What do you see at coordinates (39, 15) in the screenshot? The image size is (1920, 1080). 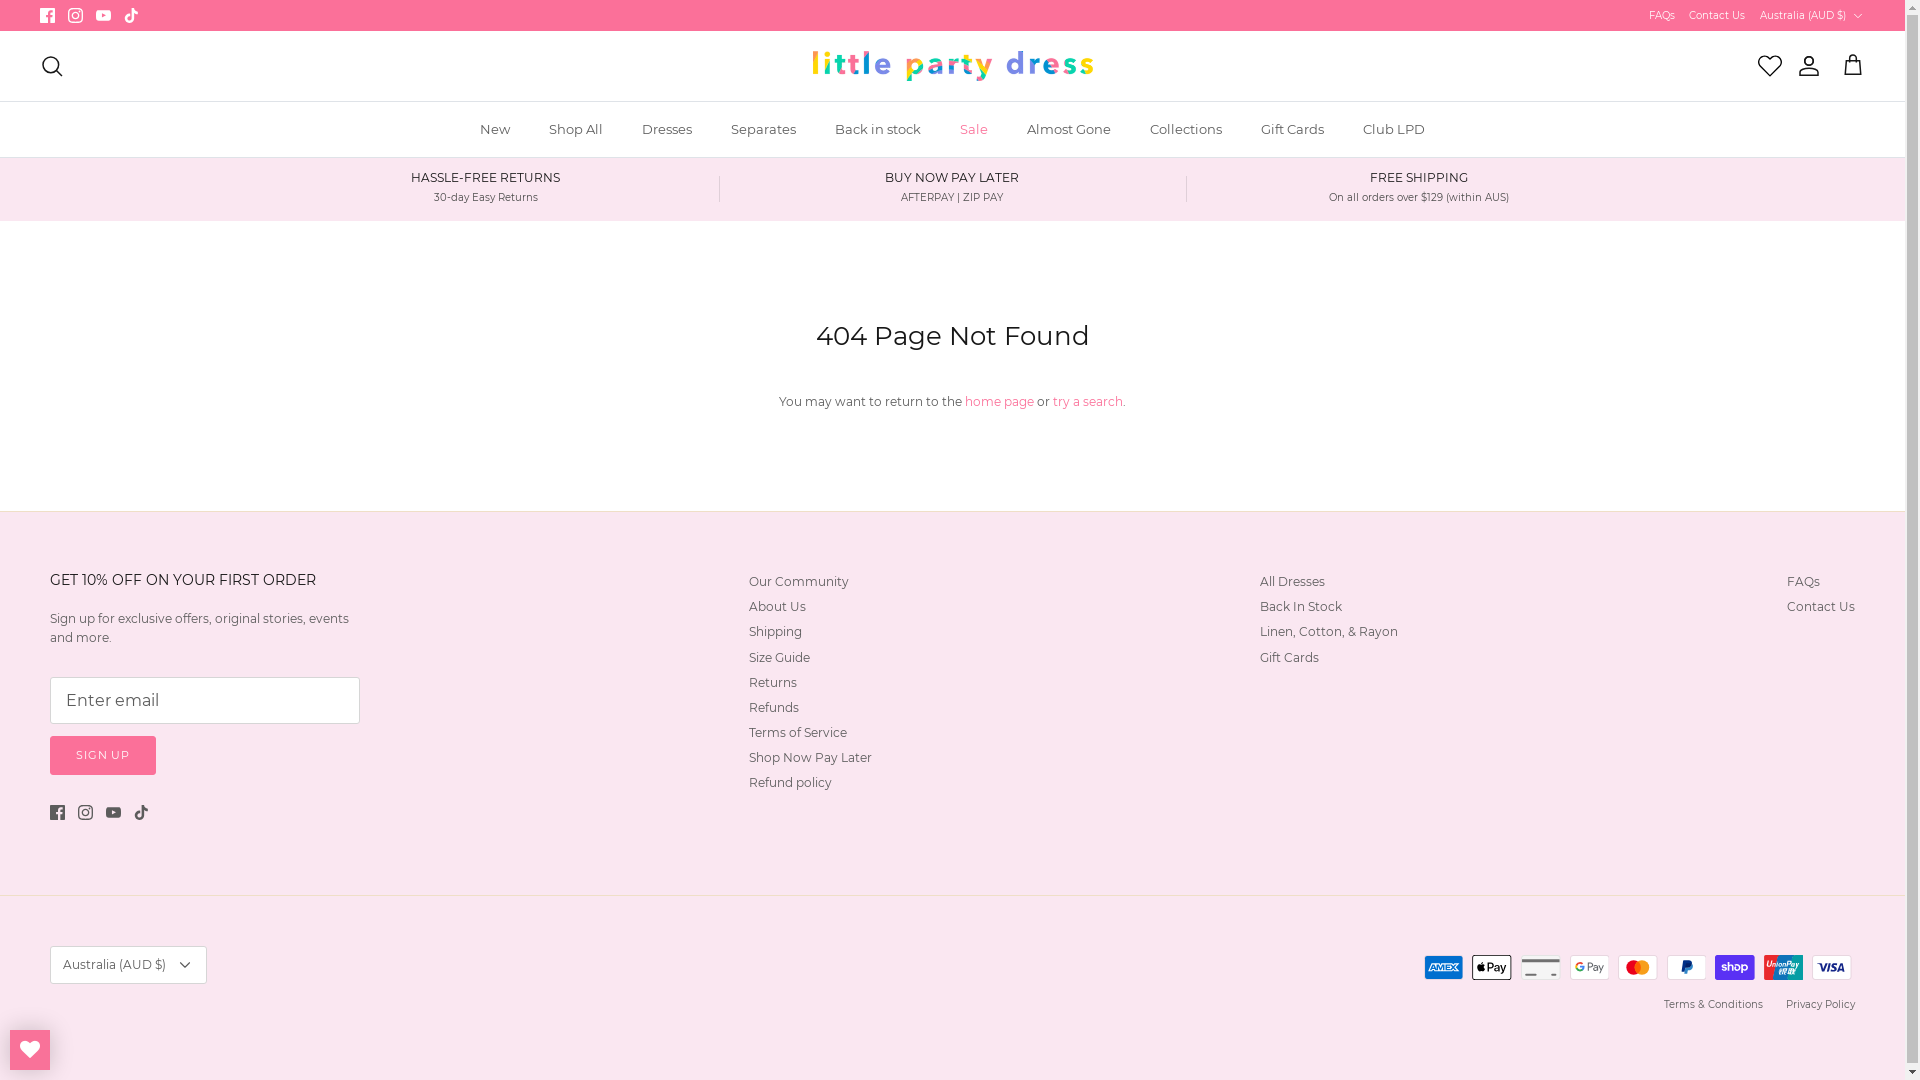 I see `'Facebook'` at bounding box center [39, 15].